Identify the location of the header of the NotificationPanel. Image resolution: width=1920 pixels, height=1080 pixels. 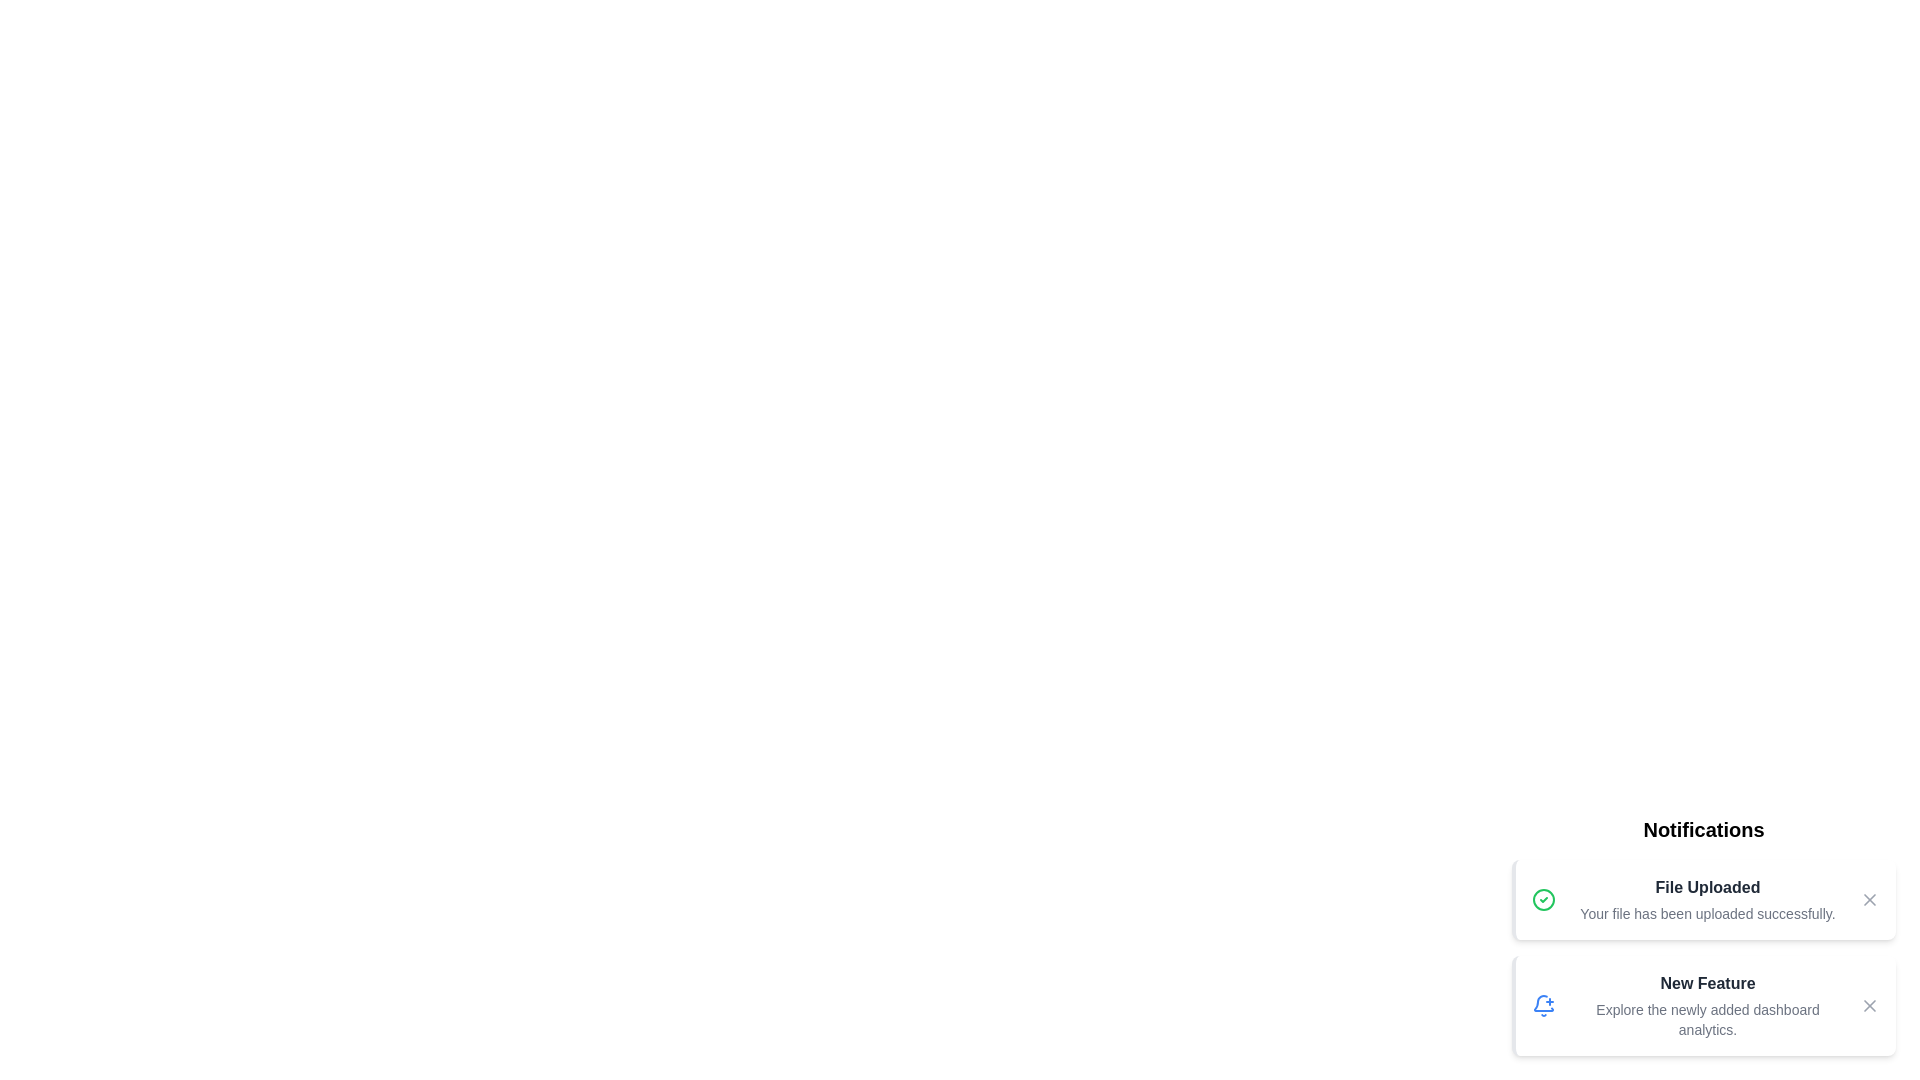
(1703, 829).